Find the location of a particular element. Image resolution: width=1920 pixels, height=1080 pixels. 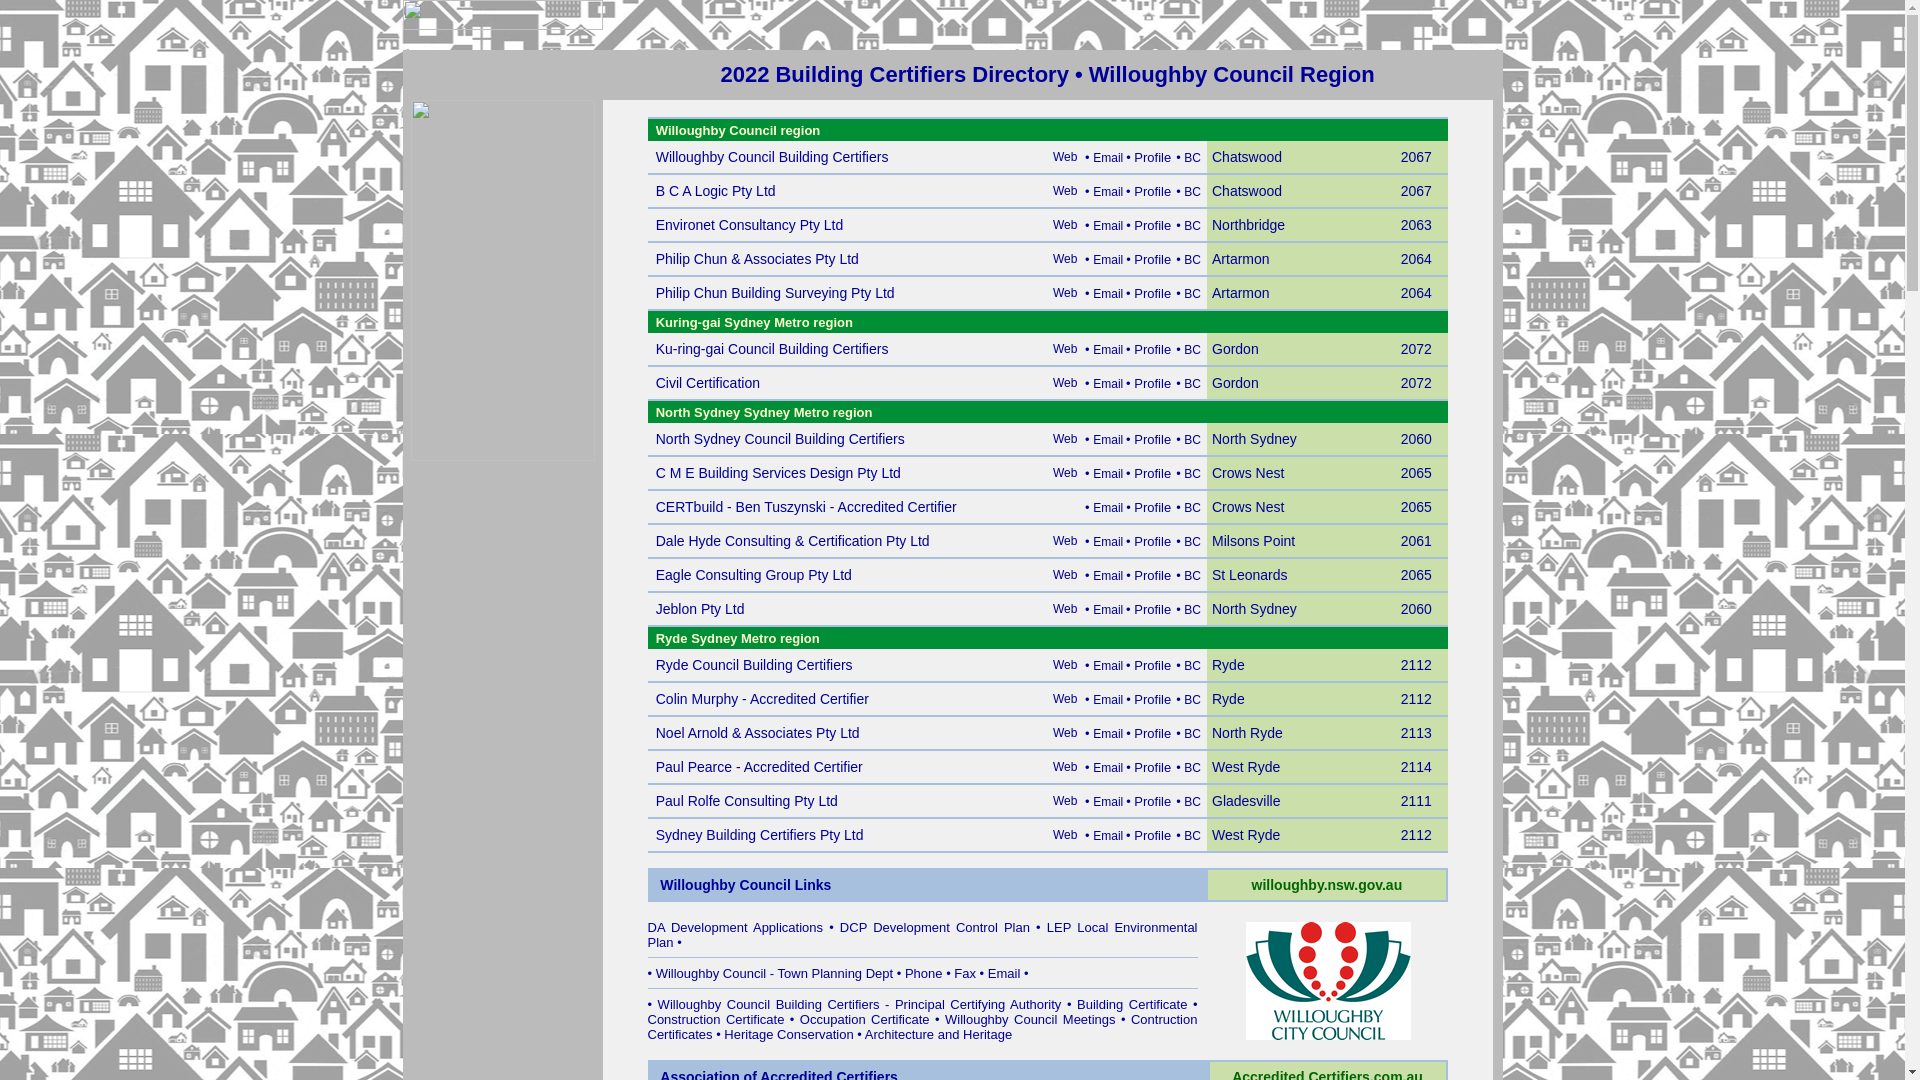

'Ryde Sydney Metro region' is located at coordinates (737, 637).